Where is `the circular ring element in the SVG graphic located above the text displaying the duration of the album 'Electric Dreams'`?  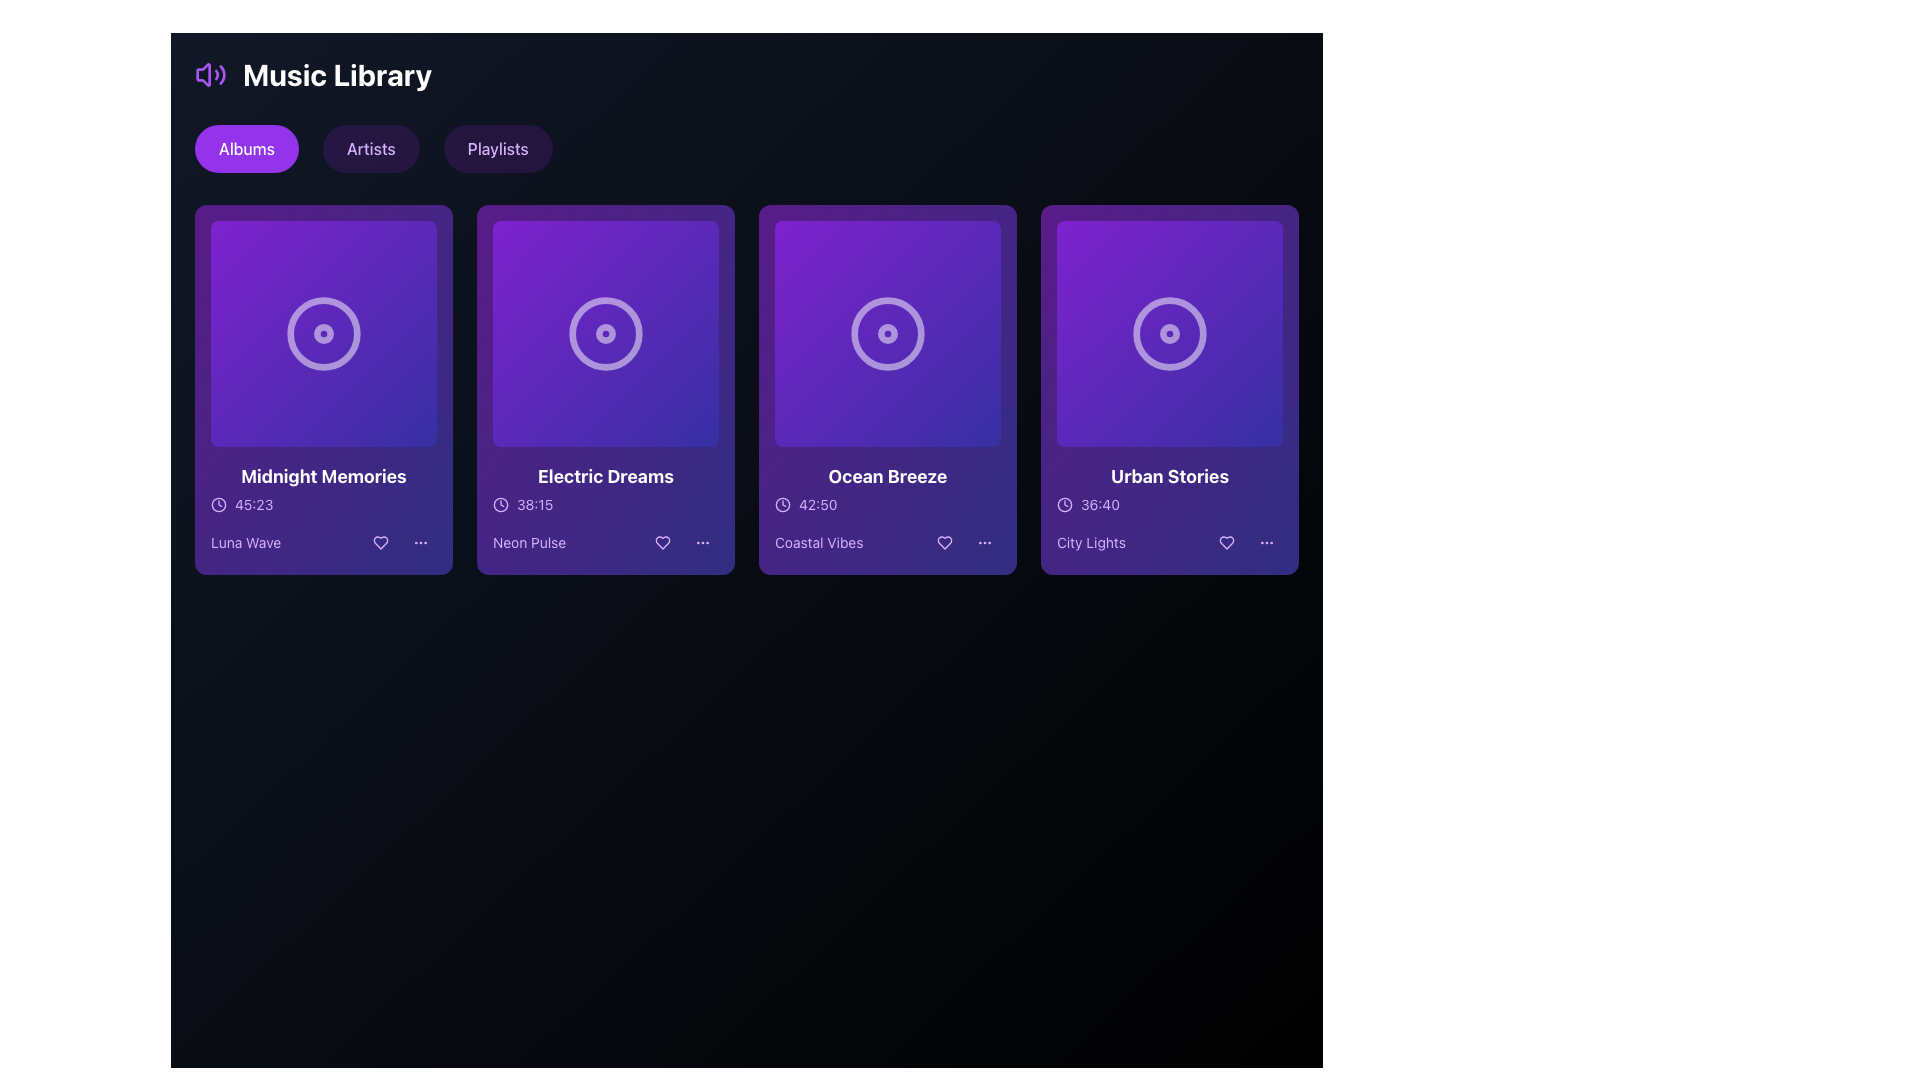 the circular ring element in the SVG graphic located above the text displaying the duration of the album 'Electric Dreams' is located at coordinates (500, 504).